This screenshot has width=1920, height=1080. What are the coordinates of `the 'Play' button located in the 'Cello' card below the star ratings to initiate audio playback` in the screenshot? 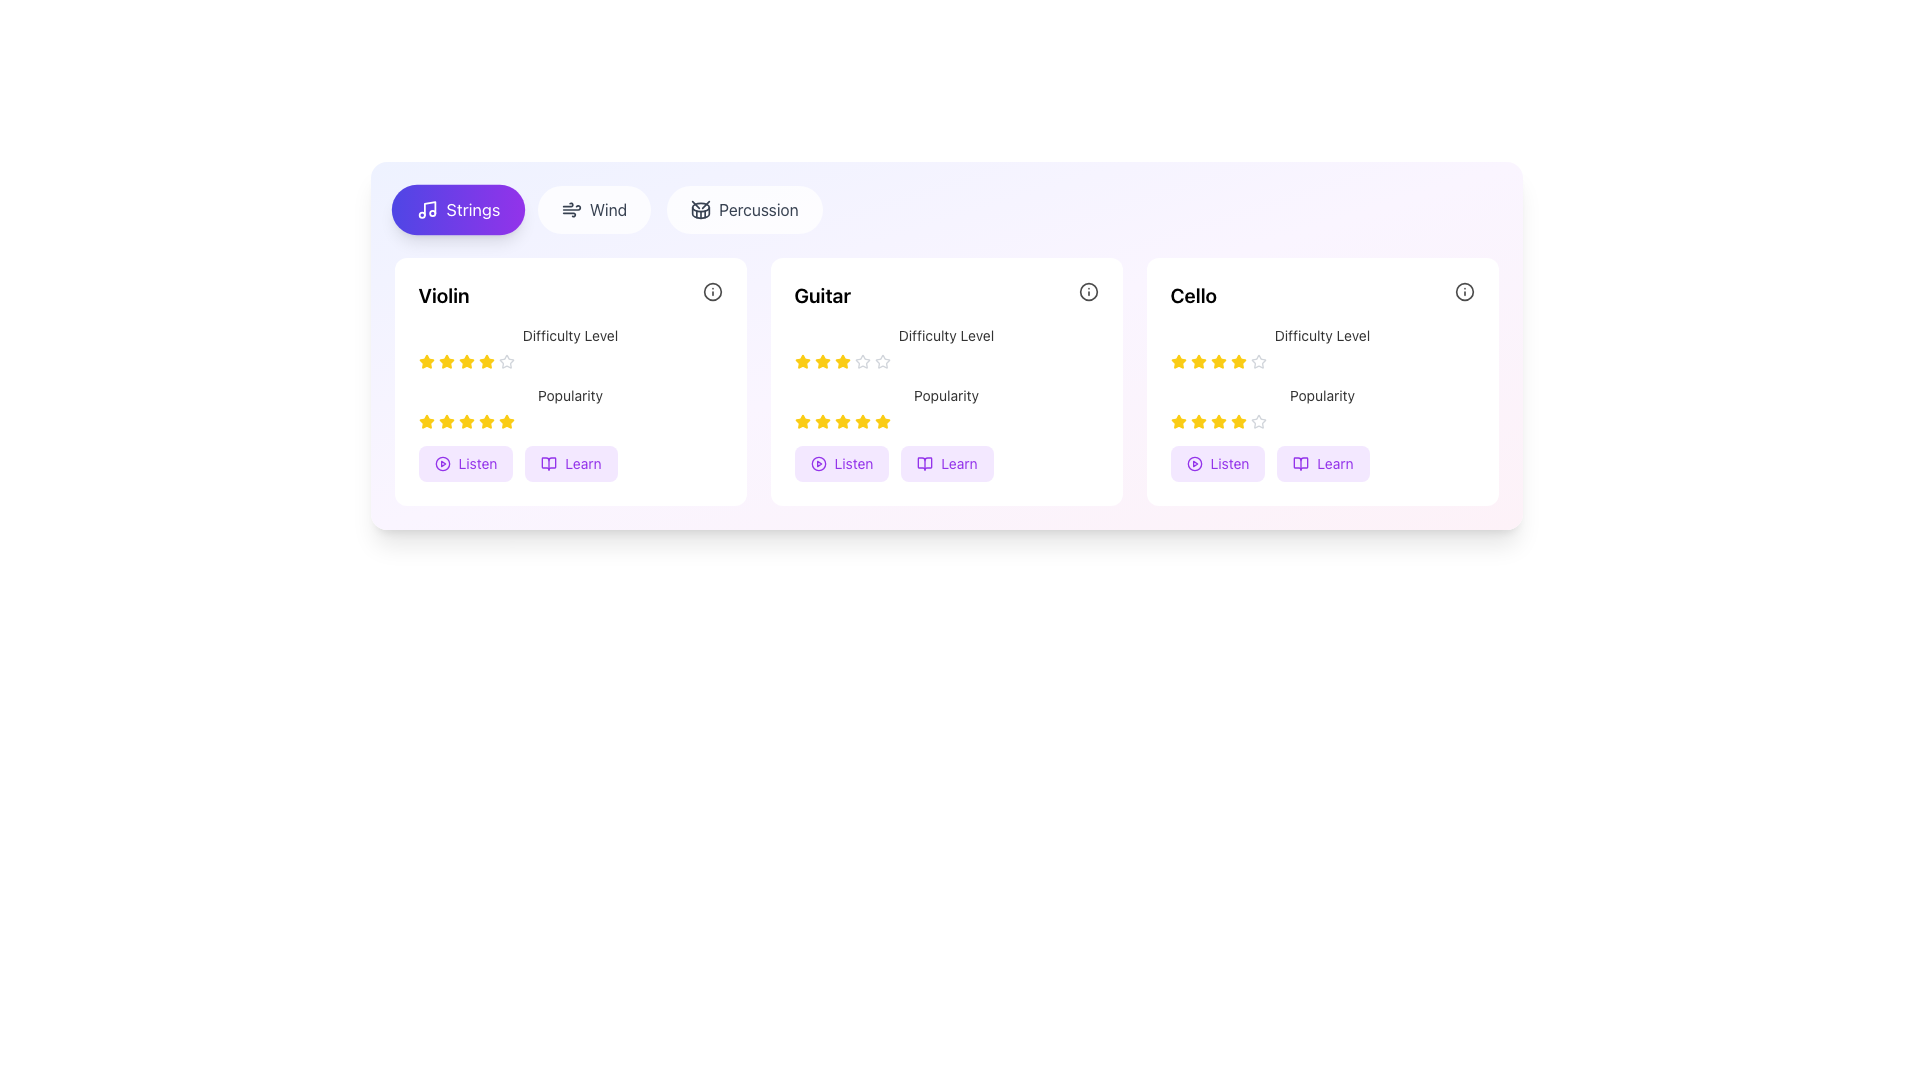 It's located at (1217, 463).